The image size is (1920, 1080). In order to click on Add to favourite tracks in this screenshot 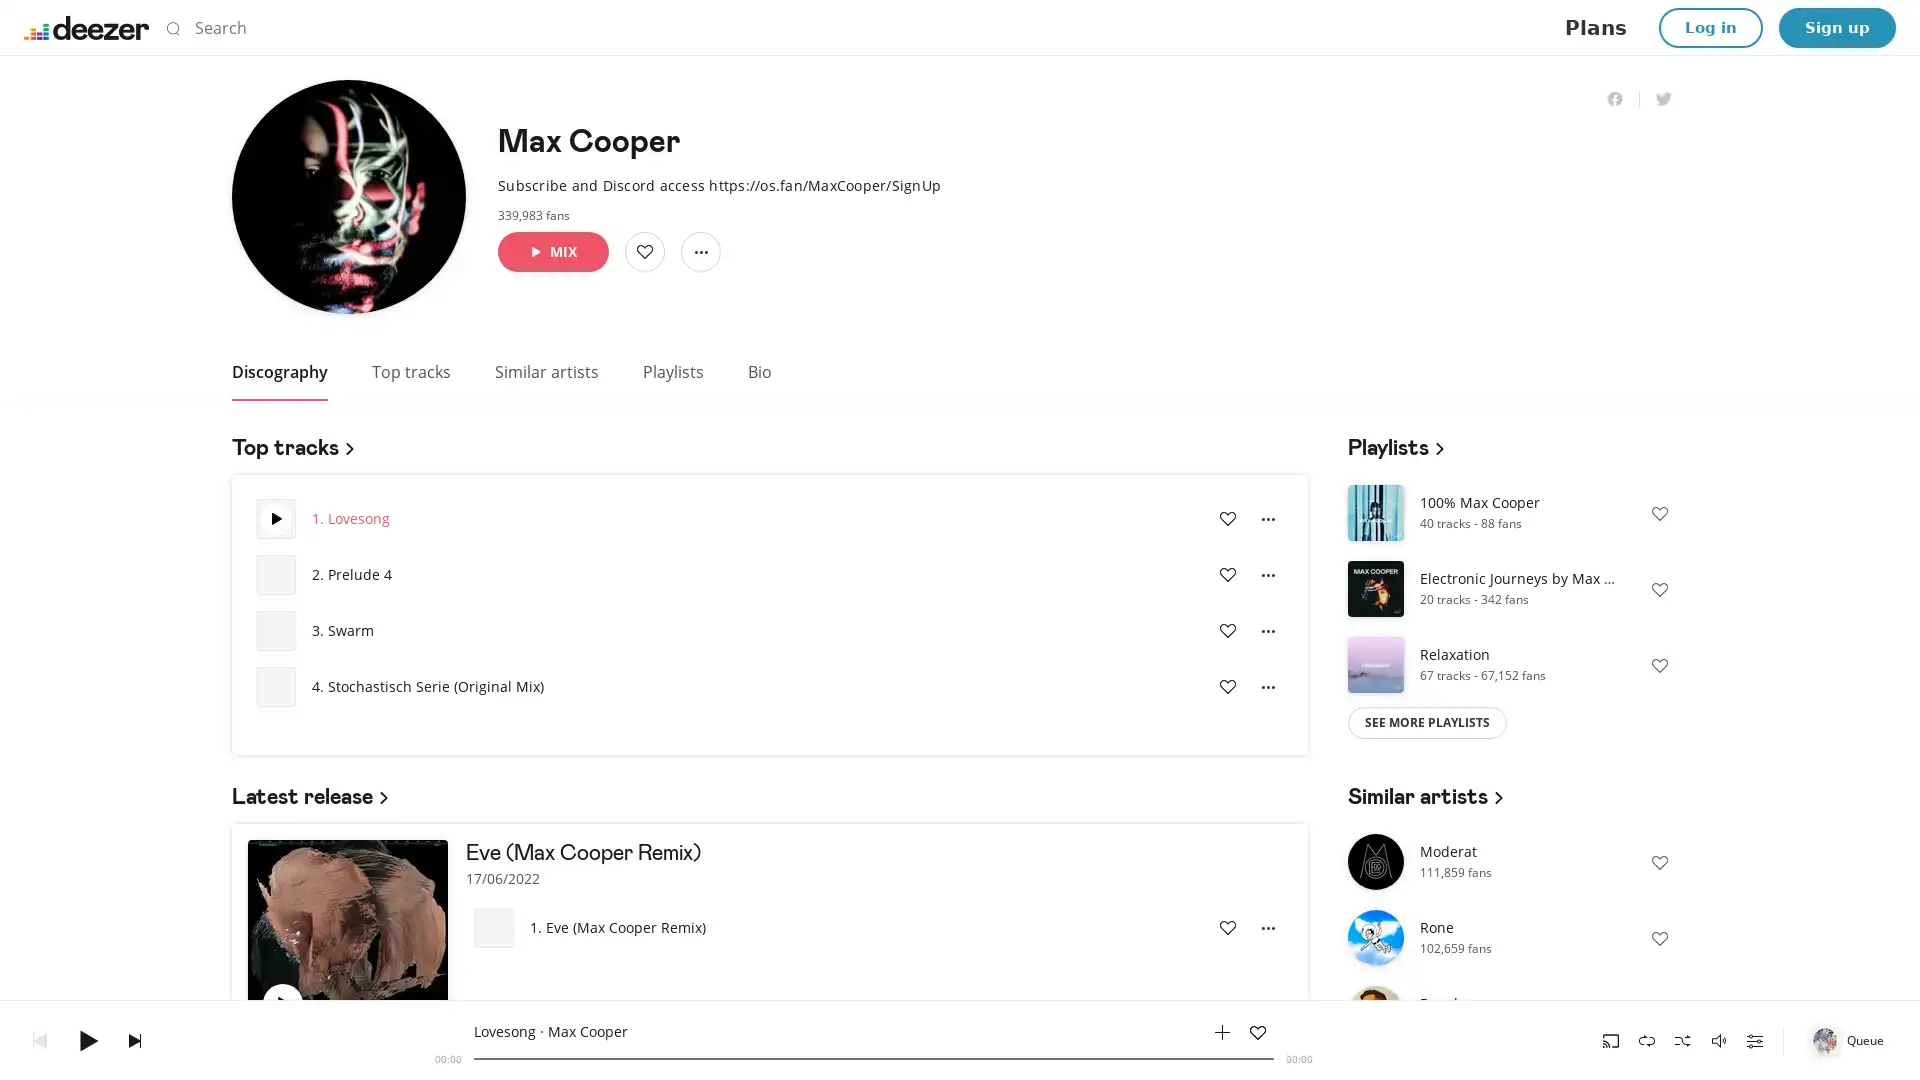, I will do `click(1227, 574)`.